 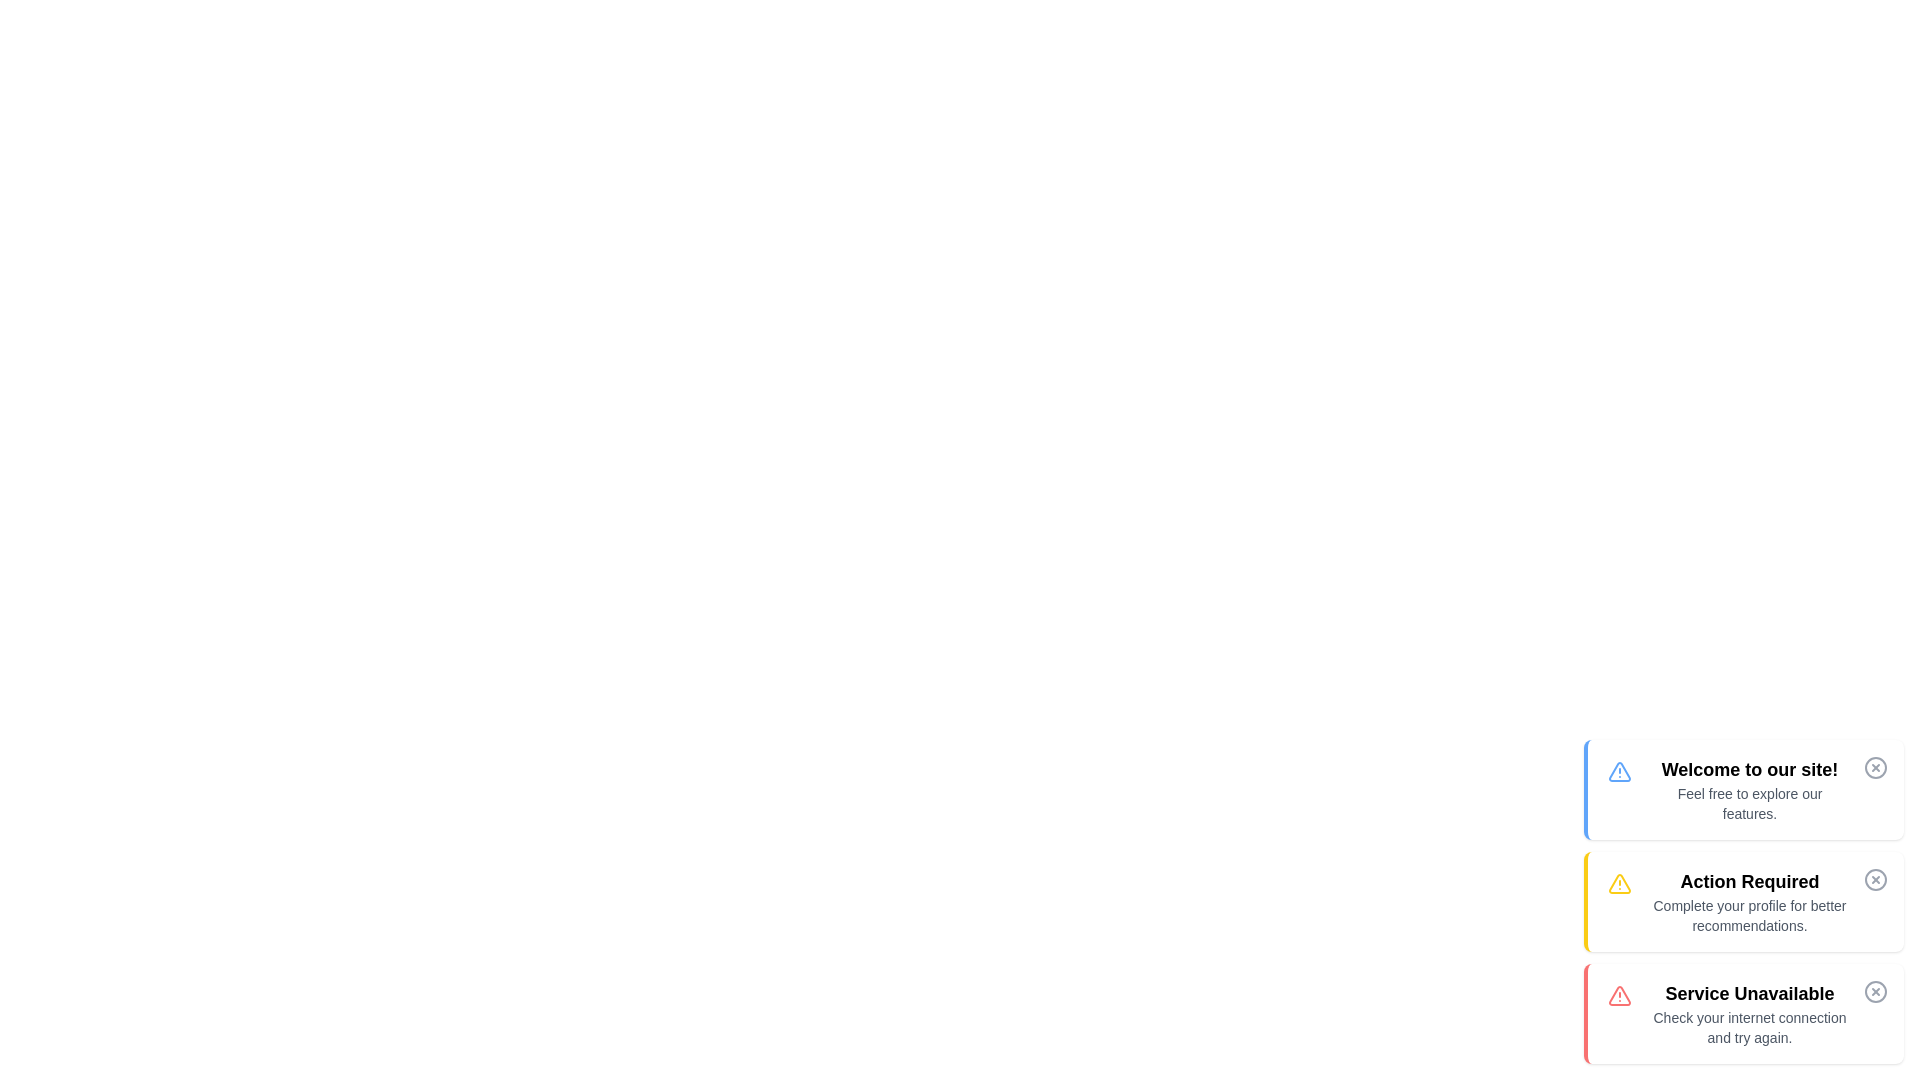 What do you see at coordinates (1875, 878) in the screenshot?
I see `the circular close button with a cross shape at its center, located at the top-right corner of the 'Action Required' notification card, to change its color` at bounding box center [1875, 878].